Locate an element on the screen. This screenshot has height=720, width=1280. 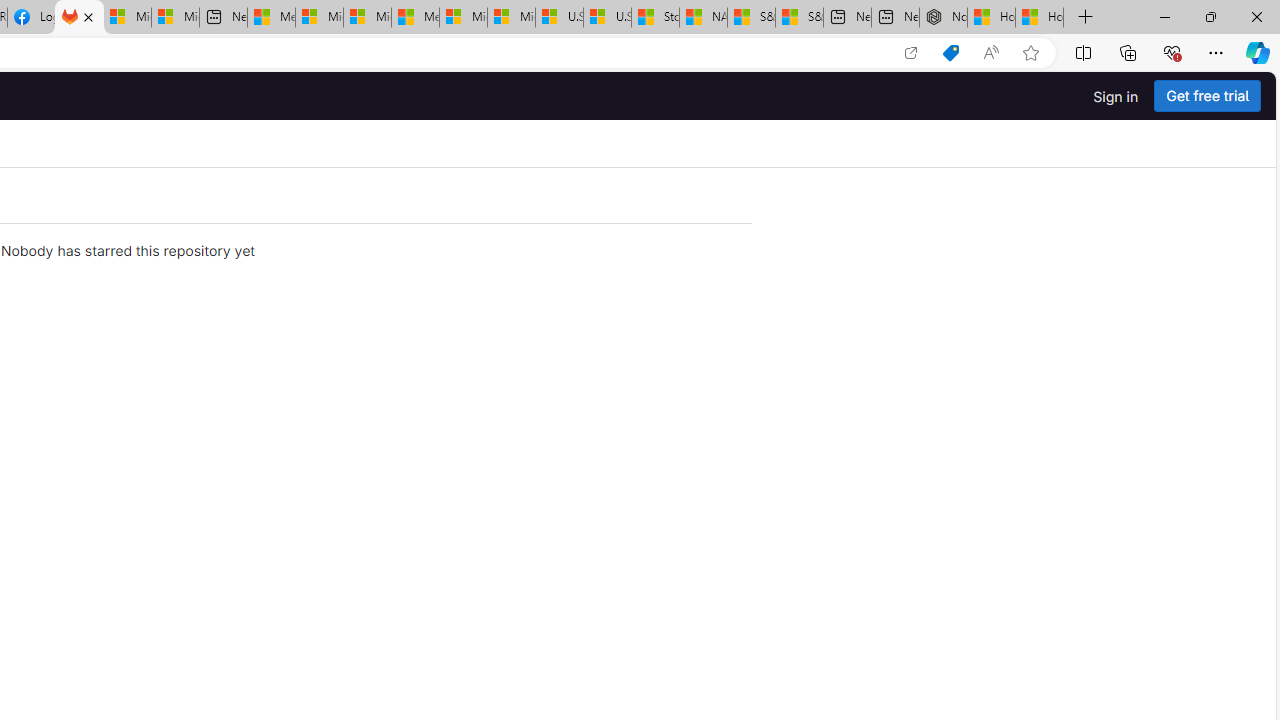
'Copilot (Ctrl+Shift+.)' is located at coordinates (1257, 51).